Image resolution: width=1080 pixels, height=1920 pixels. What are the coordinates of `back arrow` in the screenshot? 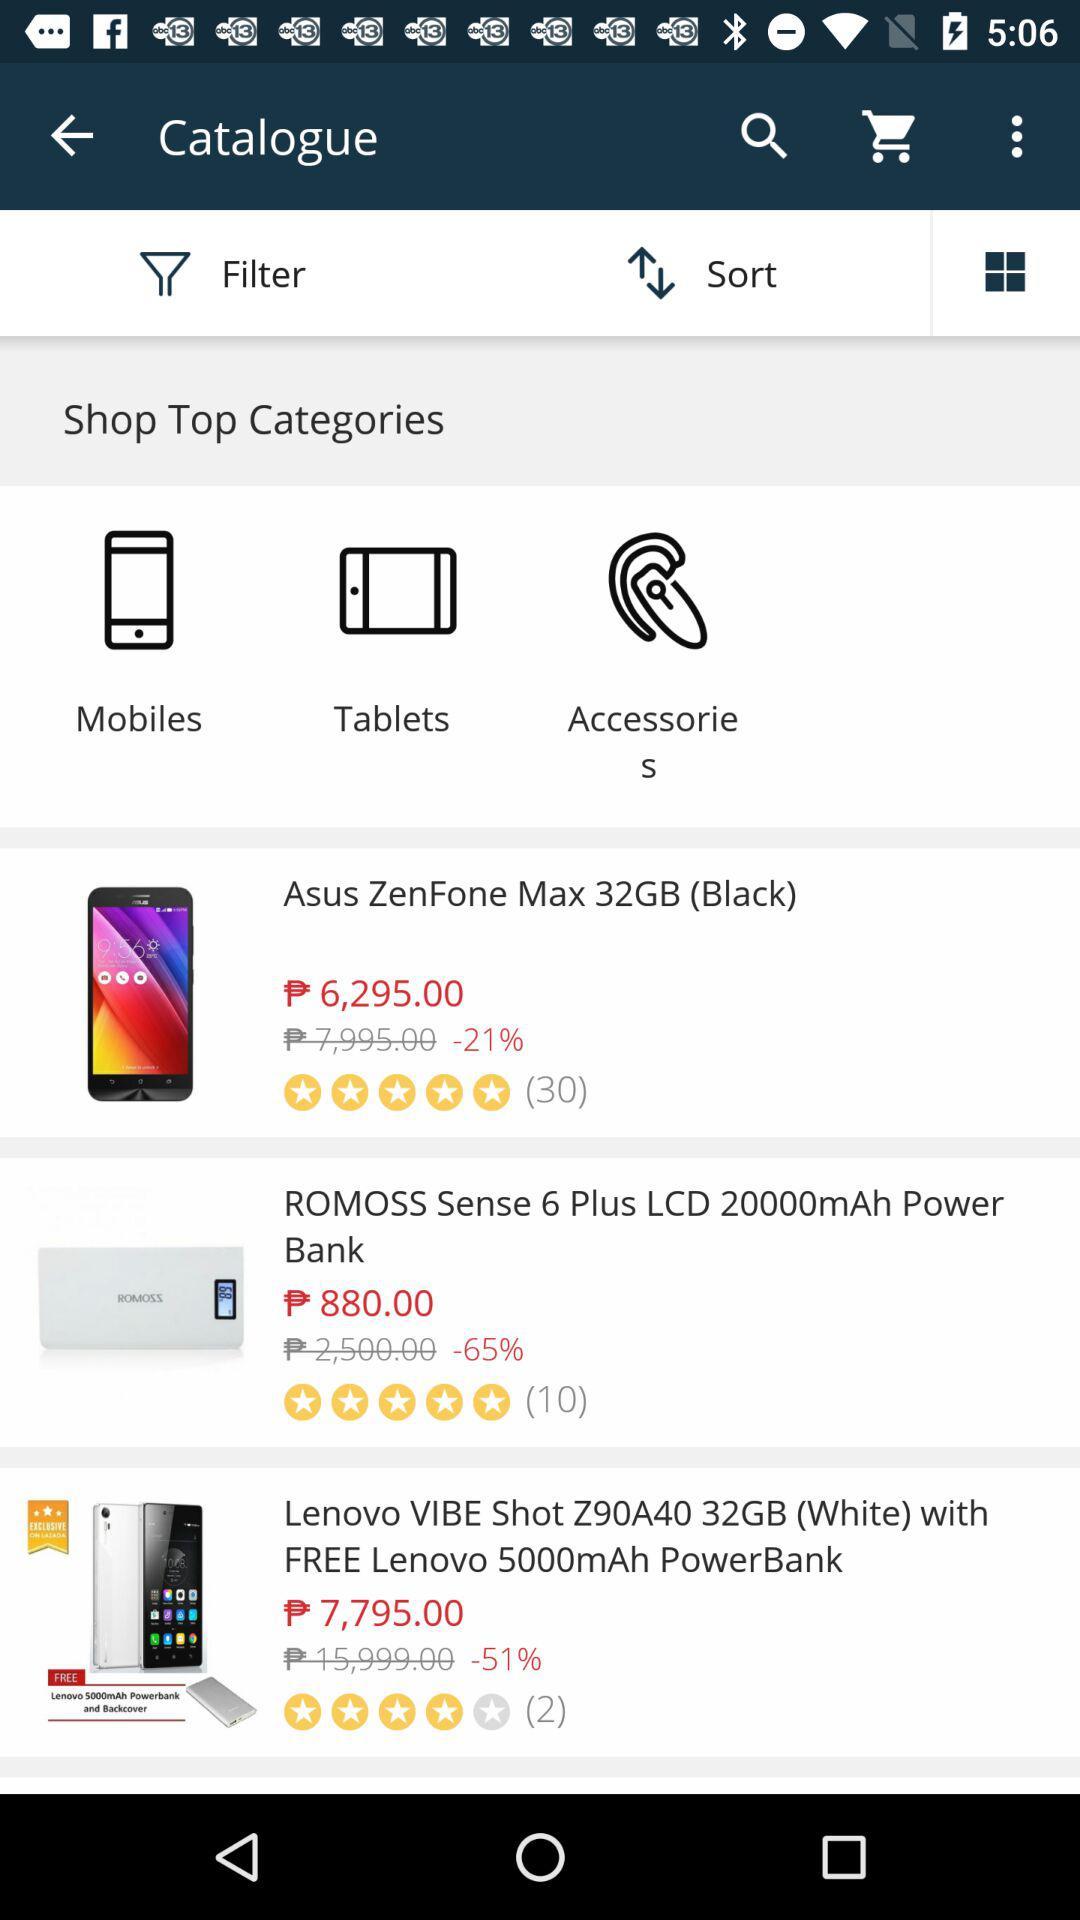 It's located at (72, 135).